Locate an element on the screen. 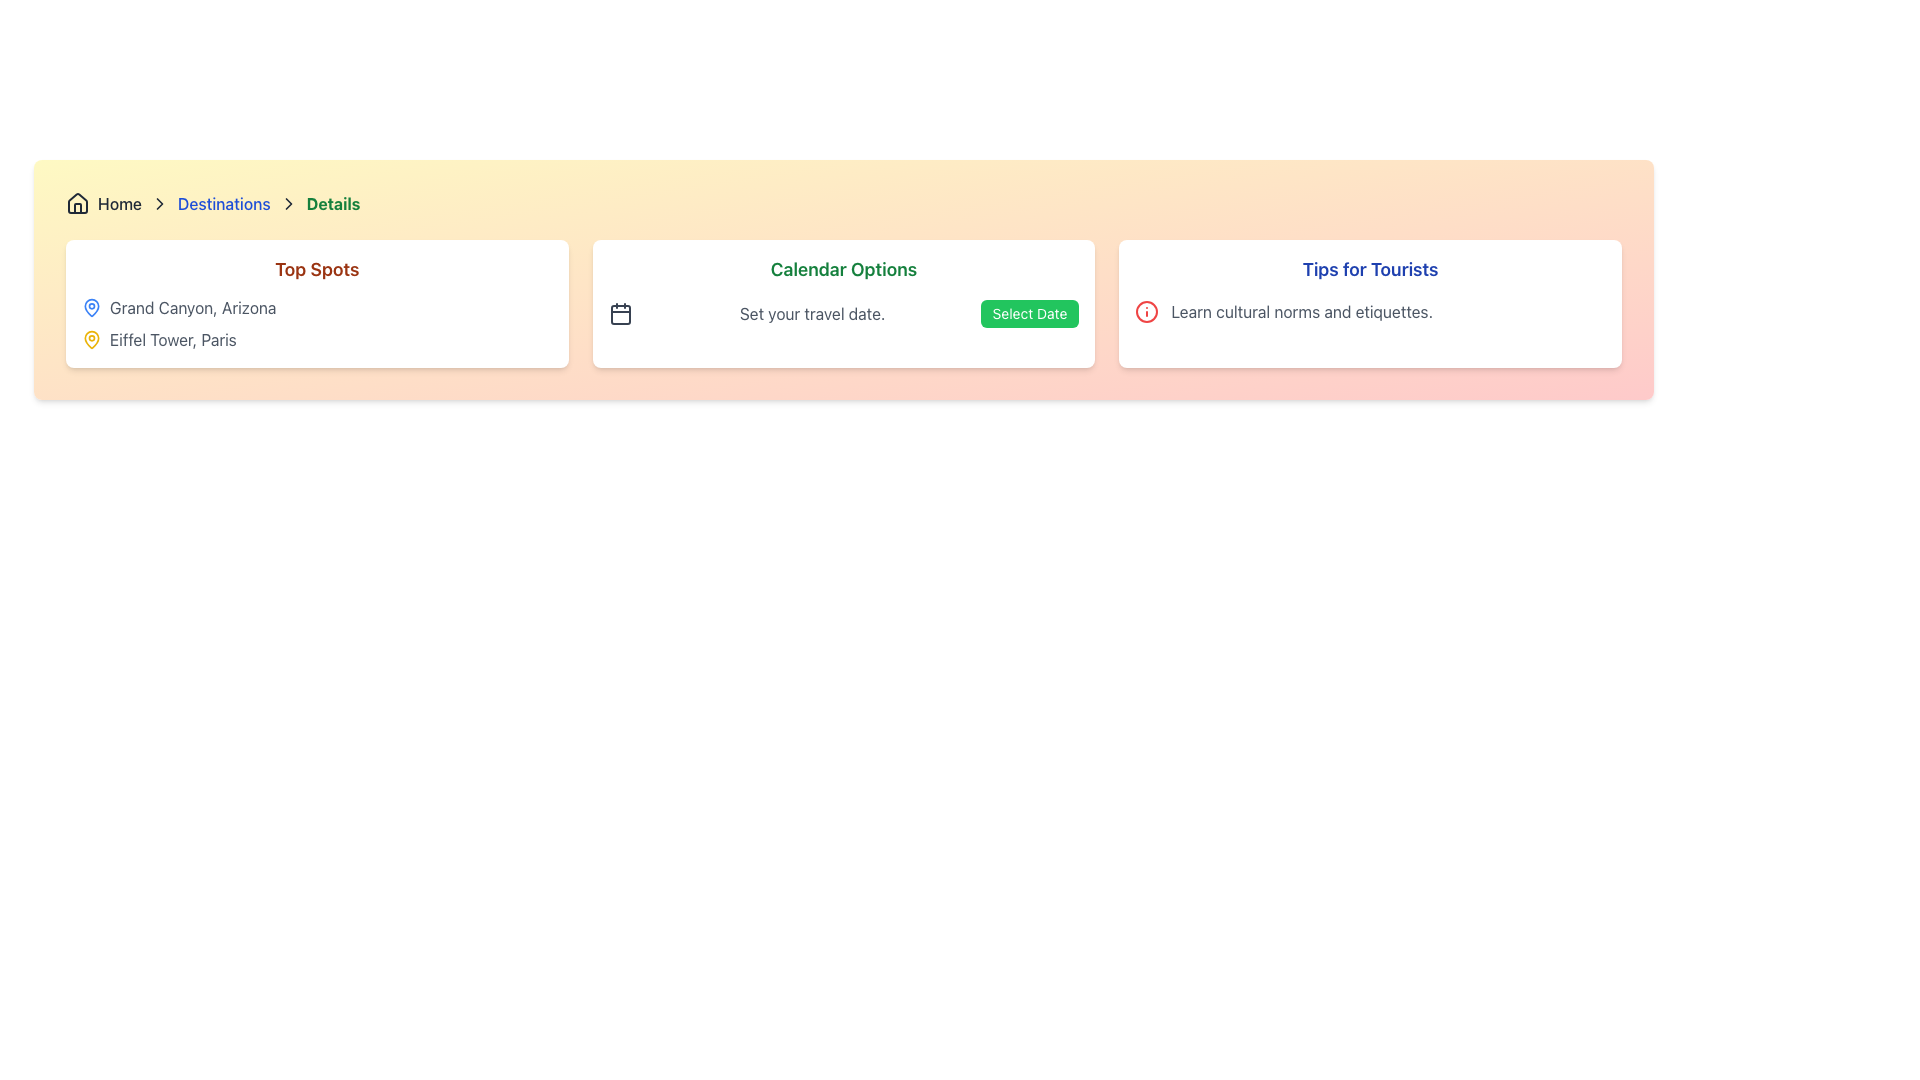 This screenshot has height=1080, width=1920. the text label that reads 'Learn cultural norms and etiquettes.' located in the rightmost card panel labeled 'Tips for Tourists' is located at coordinates (1302, 312).